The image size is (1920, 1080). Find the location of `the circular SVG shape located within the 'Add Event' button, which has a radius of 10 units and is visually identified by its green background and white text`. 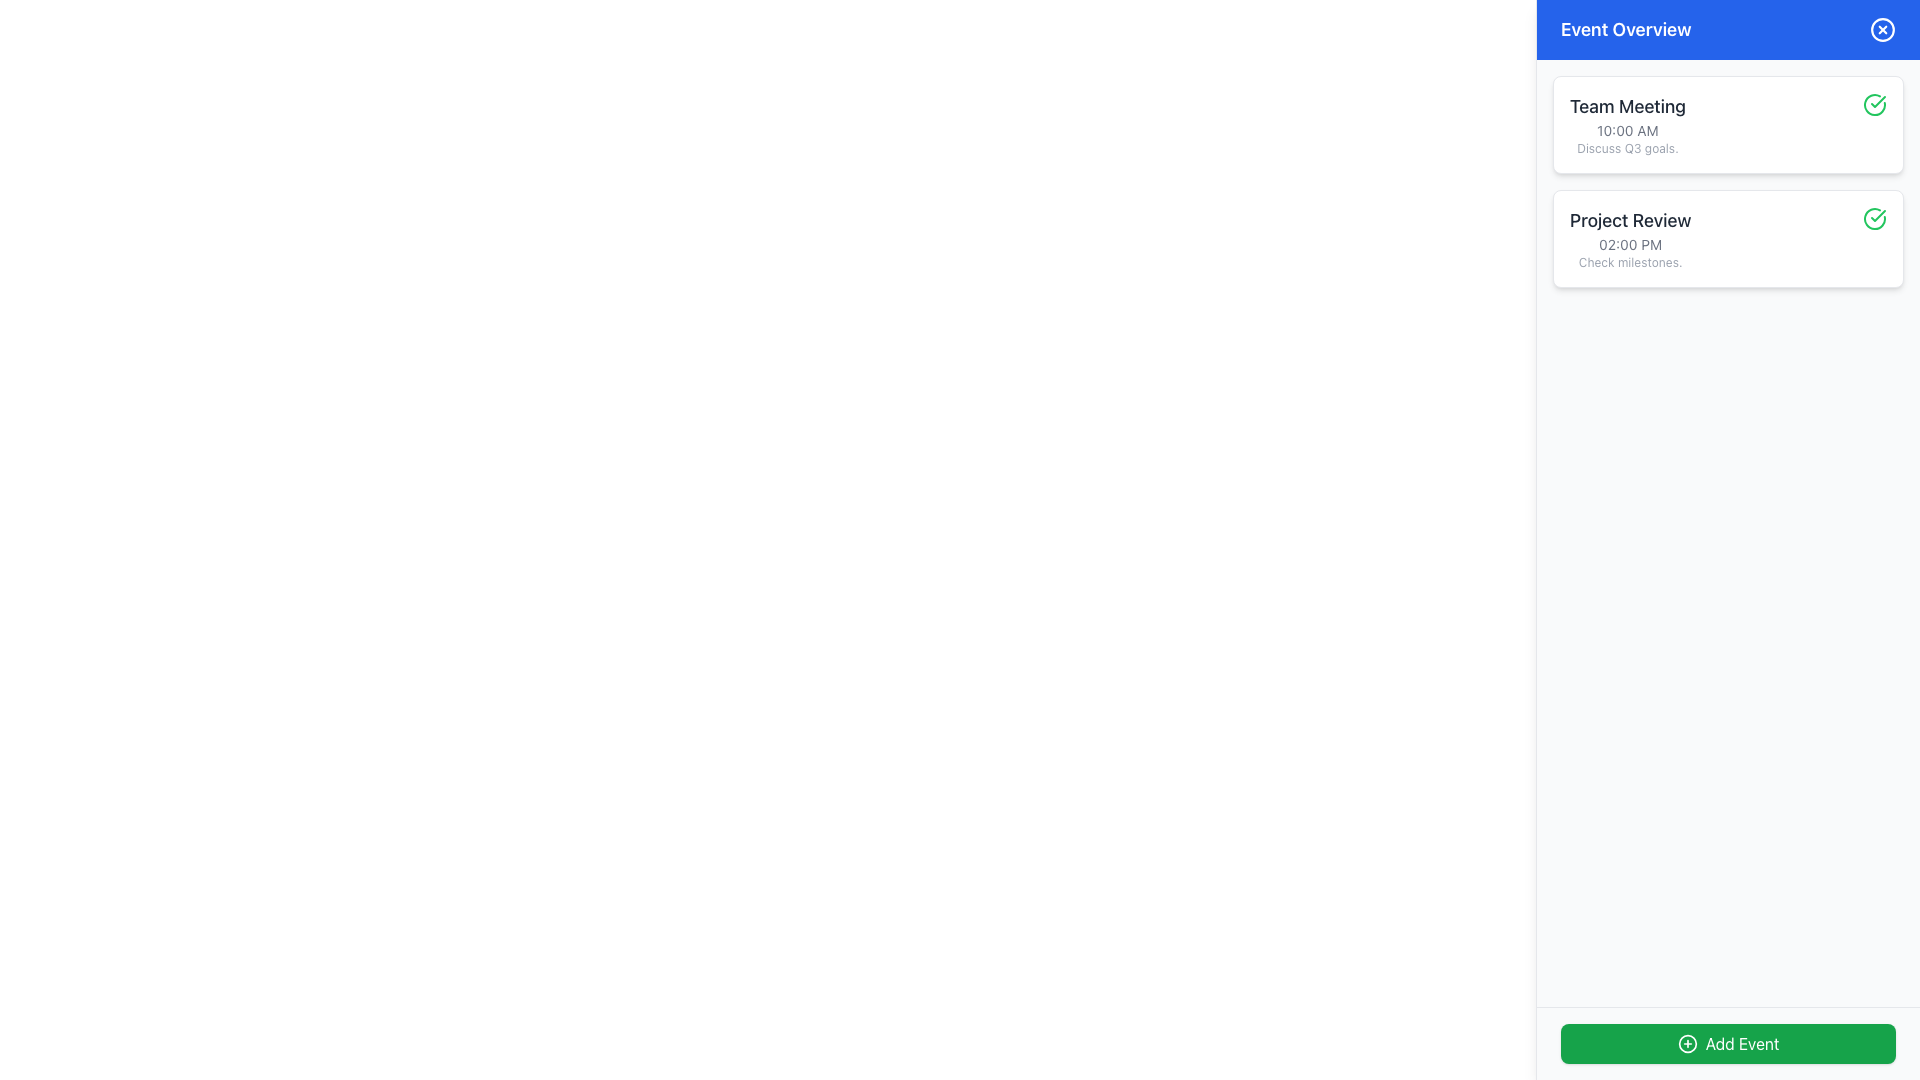

the circular SVG shape located within the 'Add Event' button, which has a radius of 10 units and is visually identified by its green background and white text is located at coordinates (1686, 1043).